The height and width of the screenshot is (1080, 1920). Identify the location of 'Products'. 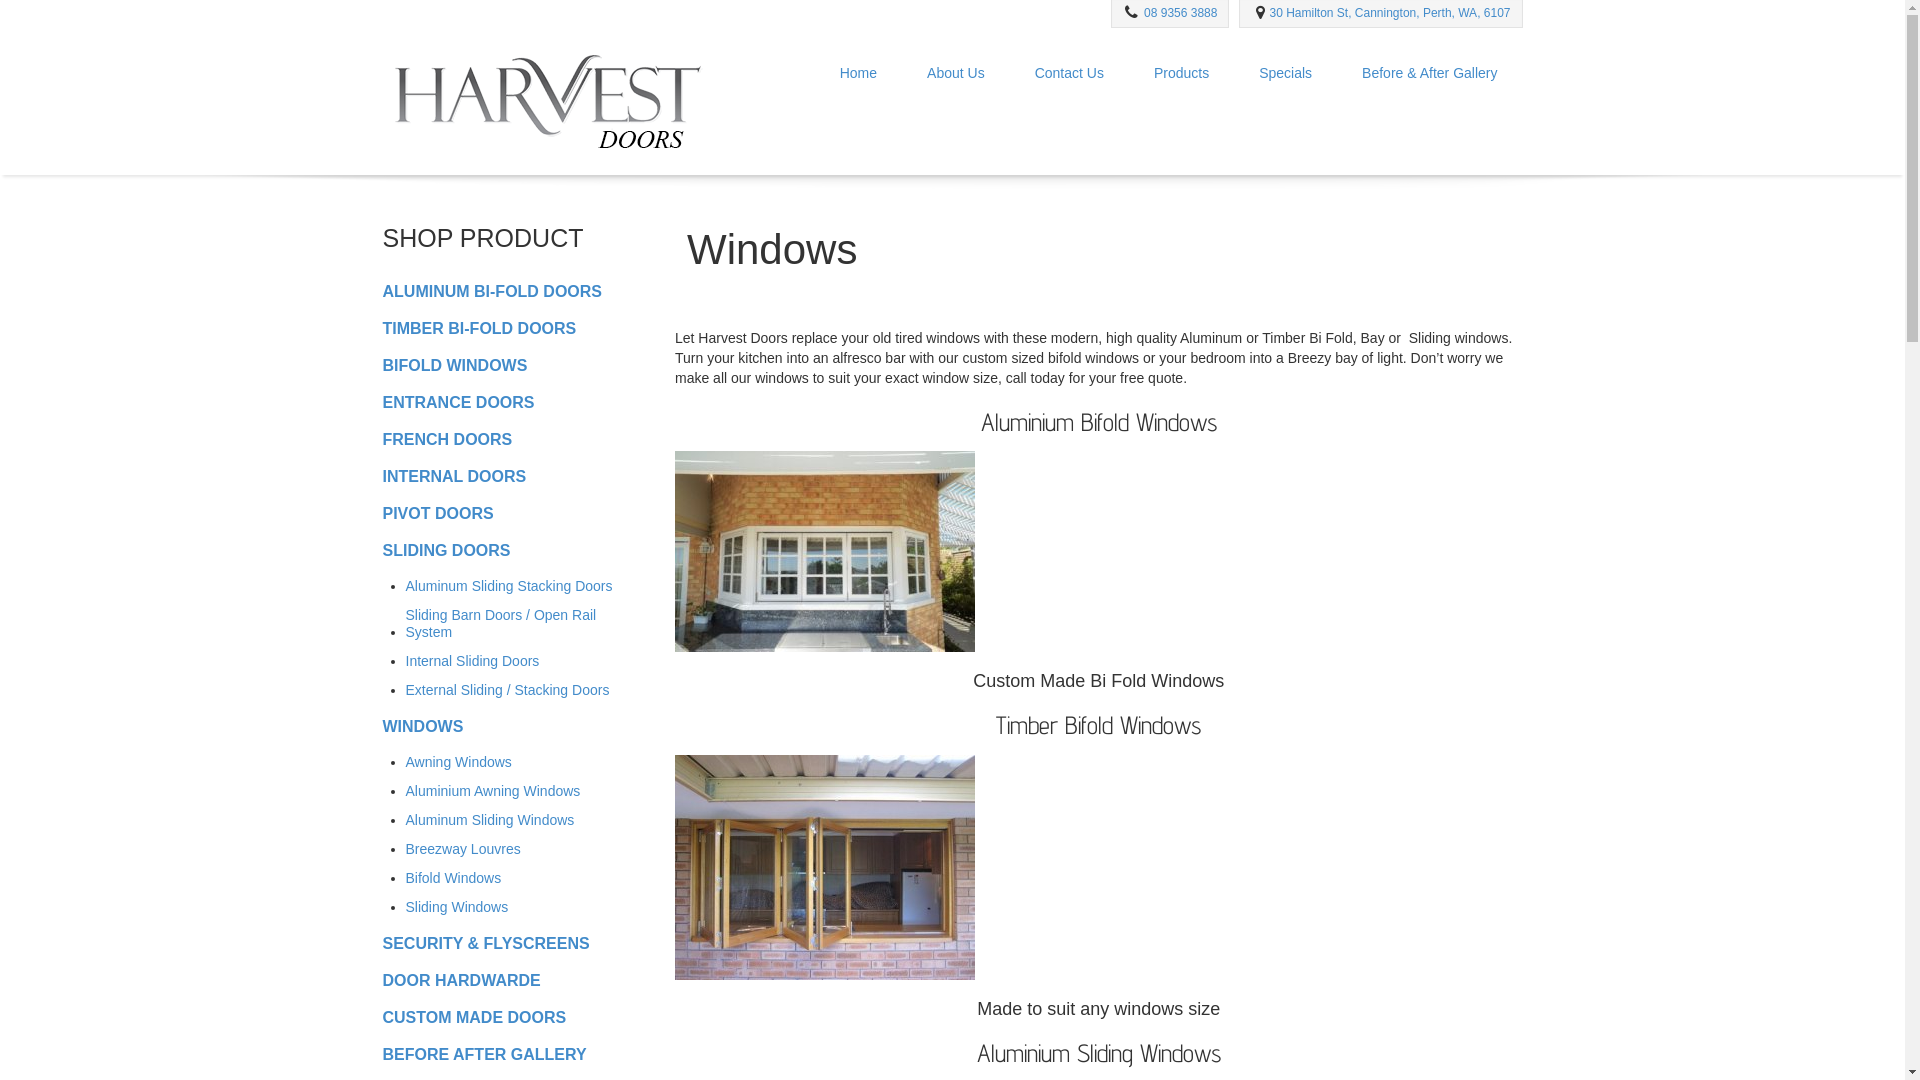
(1181, 72).